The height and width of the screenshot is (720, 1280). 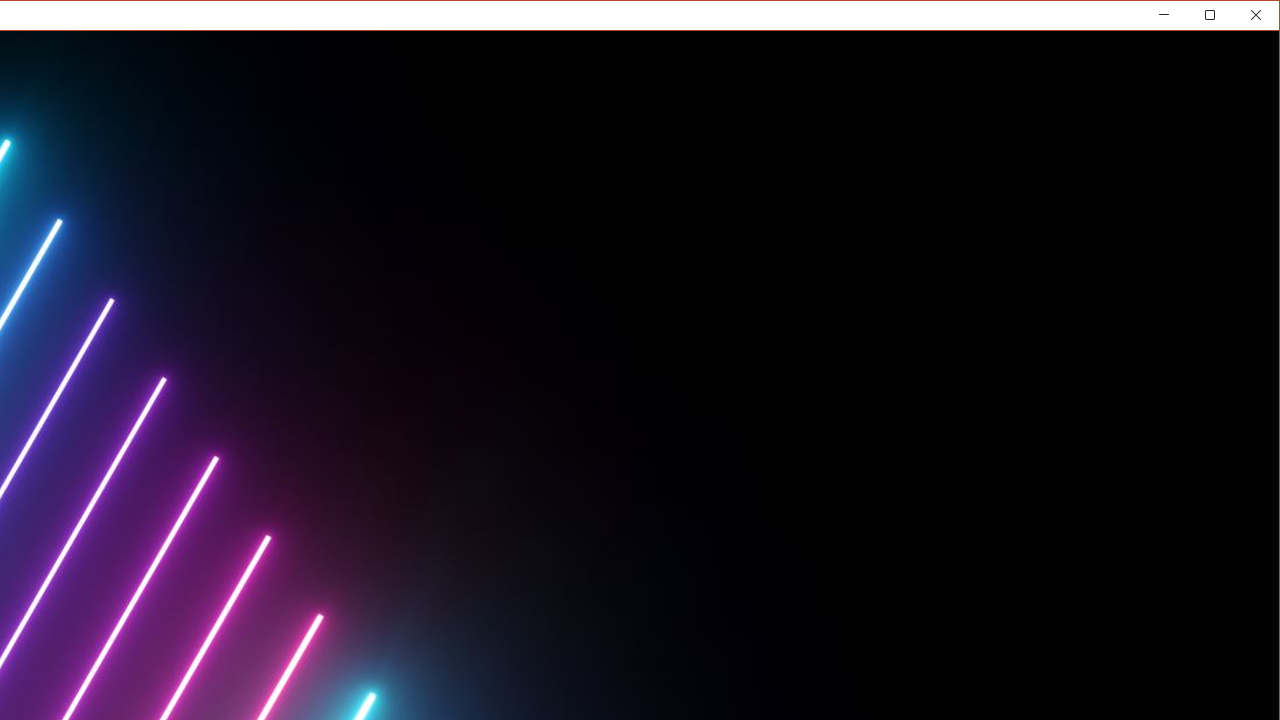 What do you see at coordinates (1260, 19) in the screenshot?
I see `'Close'` at bounding box center [1260, 19].